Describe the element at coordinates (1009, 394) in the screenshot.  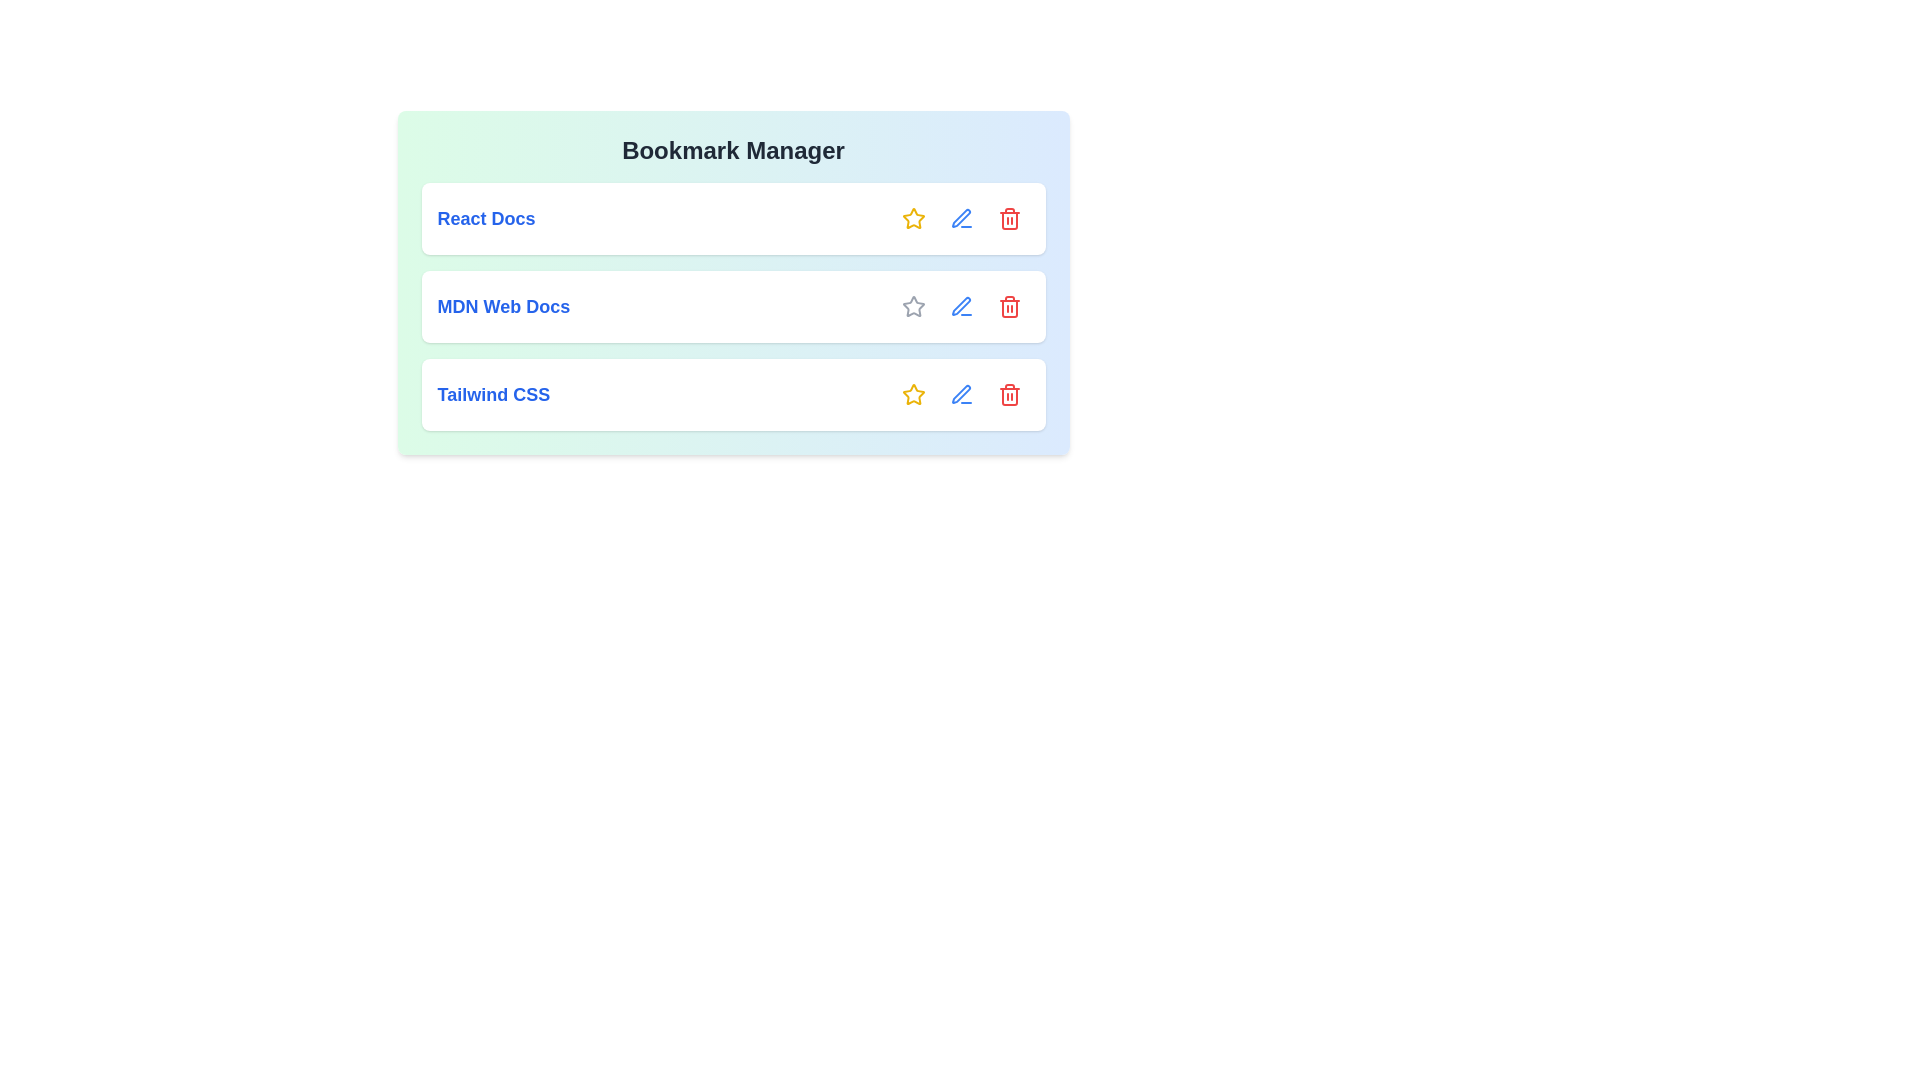
I see `the interactive element Tailwind CSS Delete to reveal its hover state` at that location.